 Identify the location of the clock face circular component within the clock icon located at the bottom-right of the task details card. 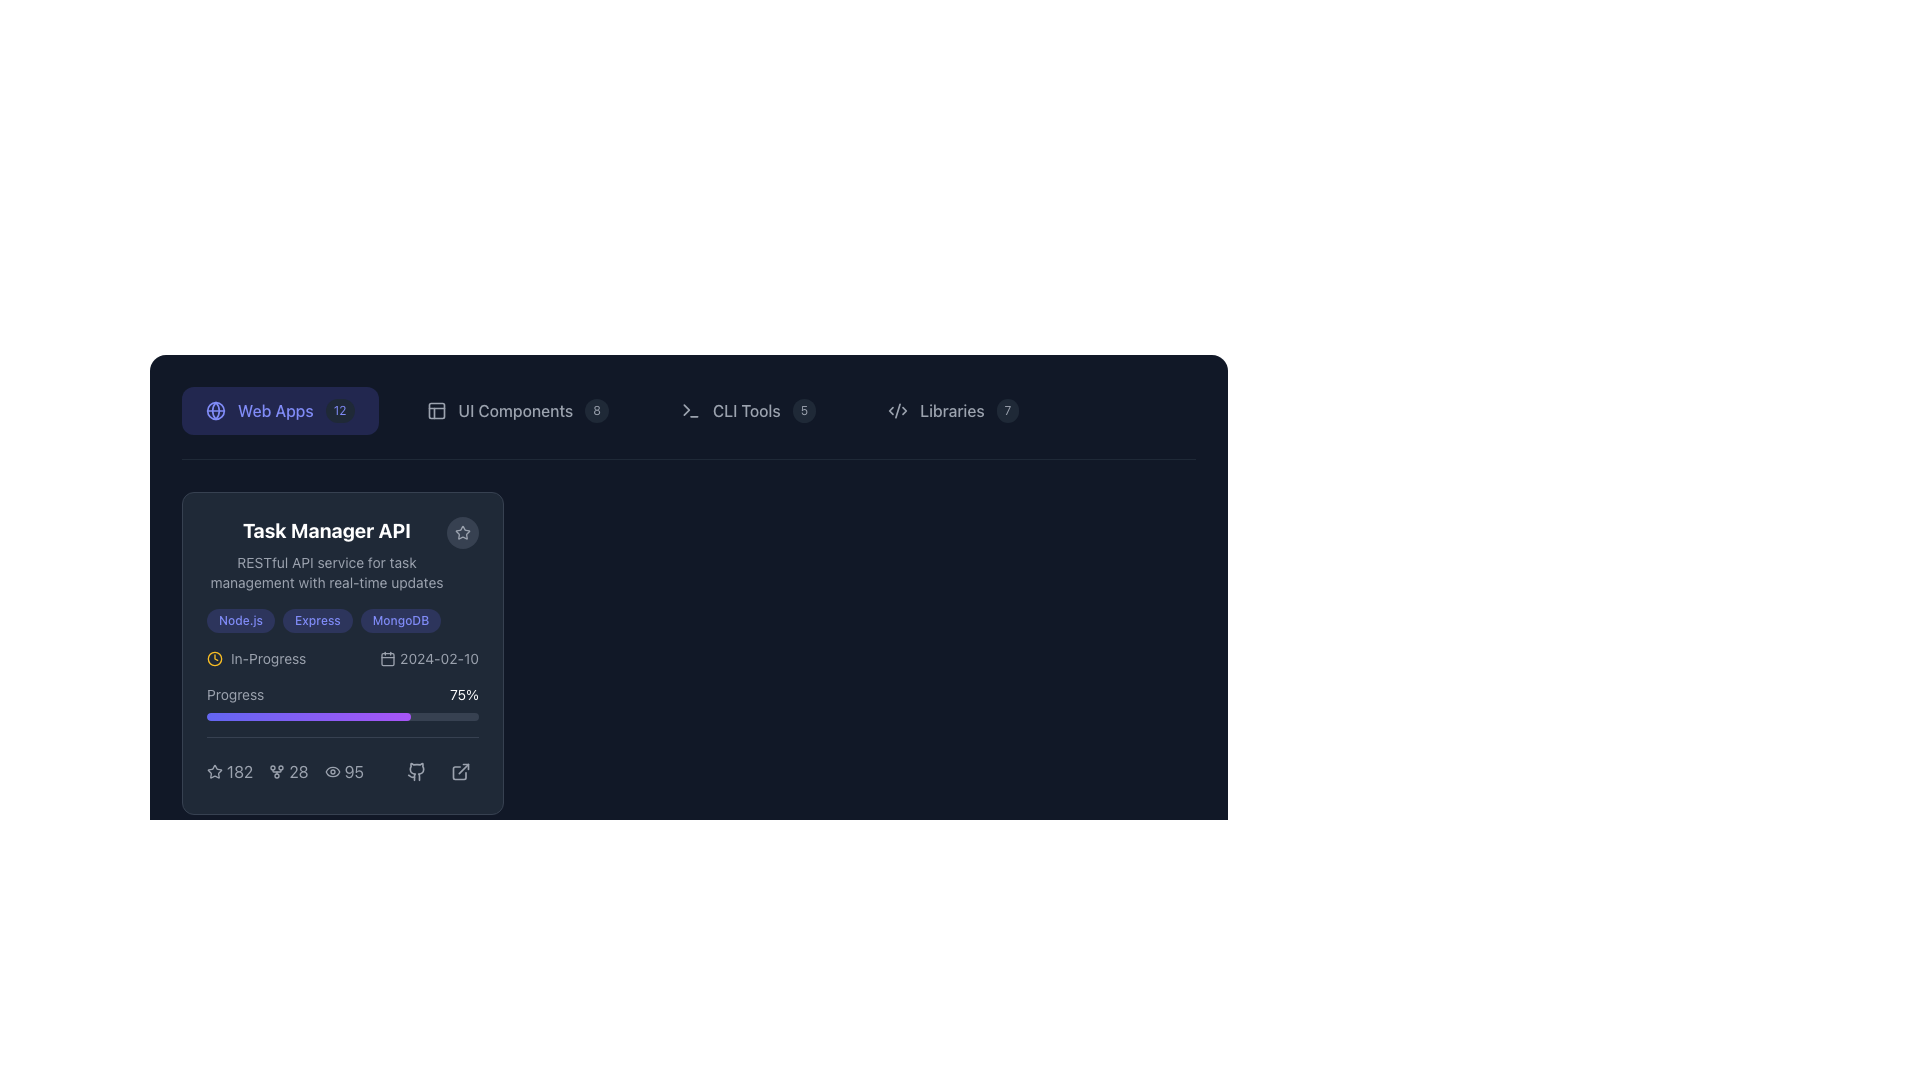
(215, 659).